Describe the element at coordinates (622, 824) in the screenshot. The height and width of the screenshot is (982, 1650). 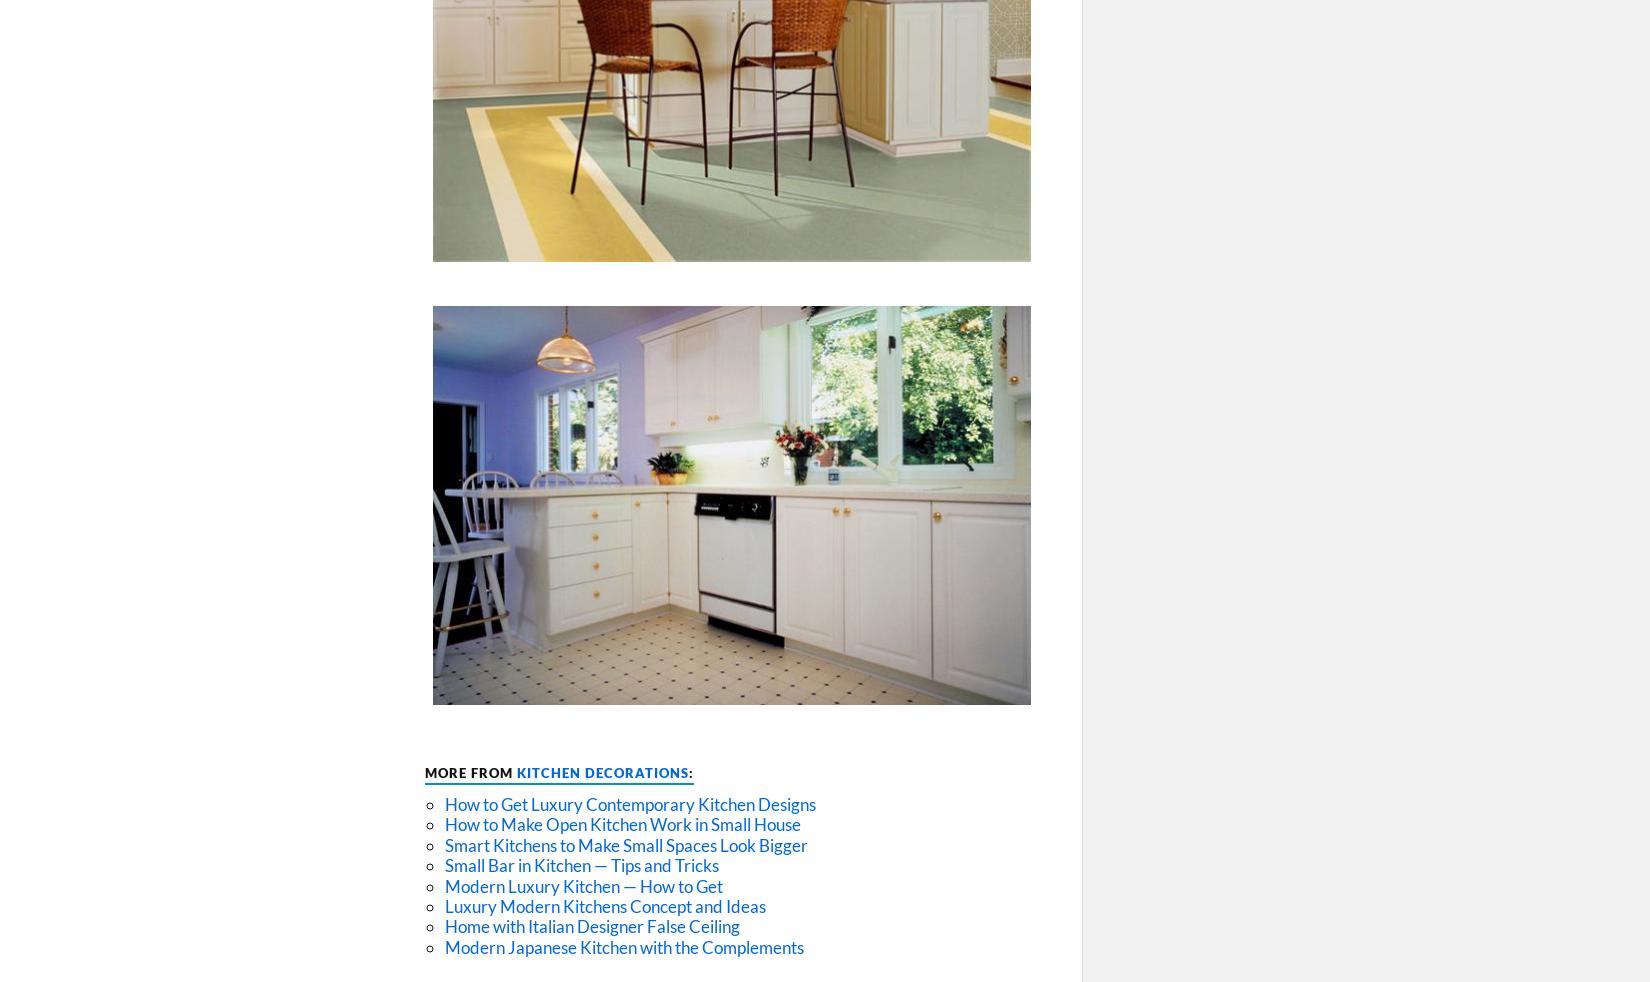
I see `'How to Make Open Kitchen Work in Small House'` at that location.